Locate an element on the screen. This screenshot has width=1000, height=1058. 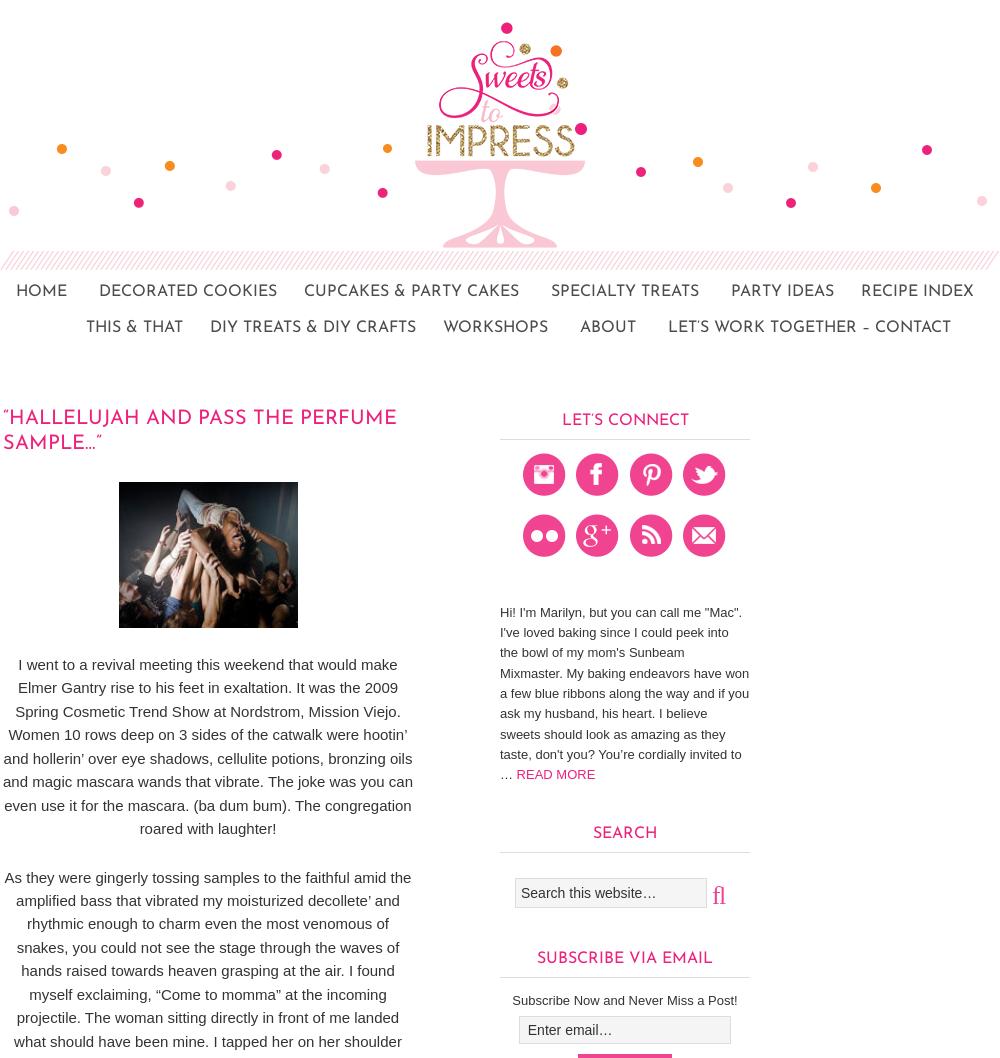
'Search' is located at coordinates (625, 833).